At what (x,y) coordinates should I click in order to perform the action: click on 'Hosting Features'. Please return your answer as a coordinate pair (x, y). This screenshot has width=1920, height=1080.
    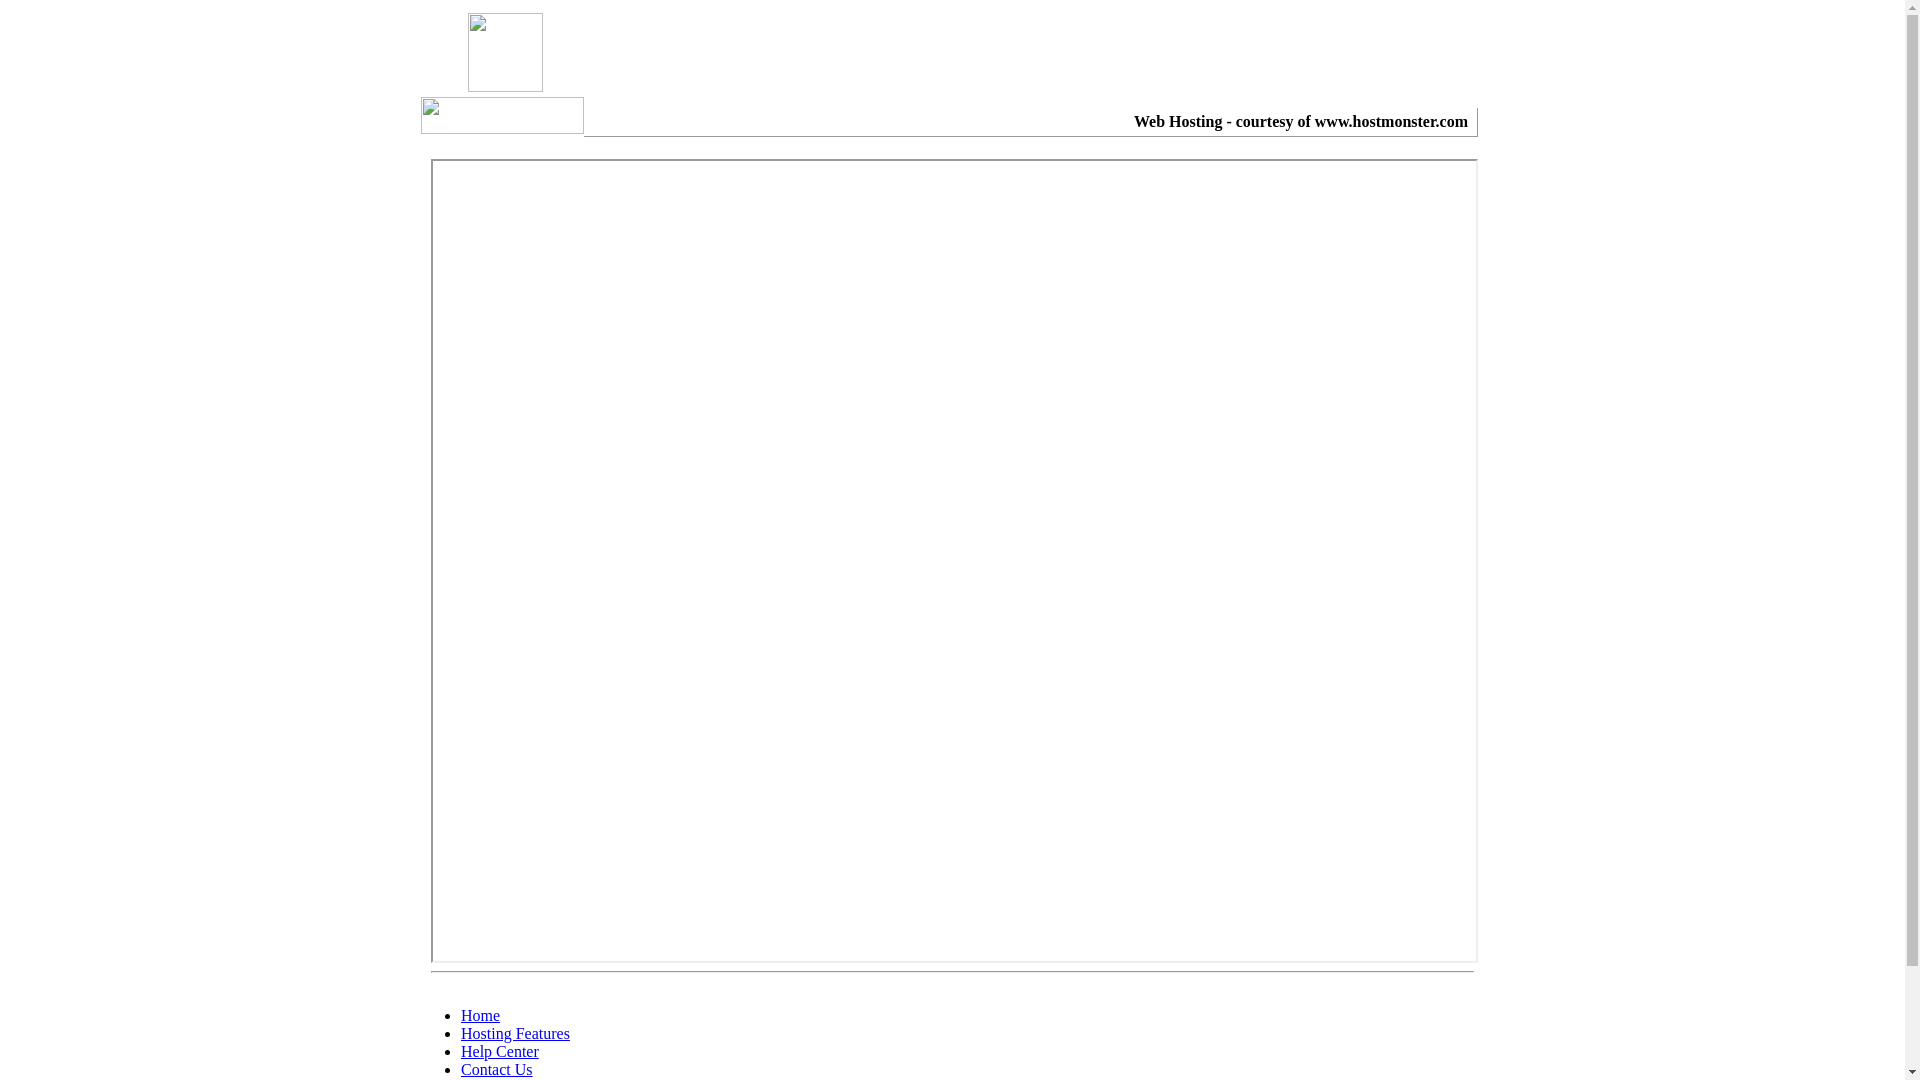
    Looking at the image, I should click on (459, 1033).